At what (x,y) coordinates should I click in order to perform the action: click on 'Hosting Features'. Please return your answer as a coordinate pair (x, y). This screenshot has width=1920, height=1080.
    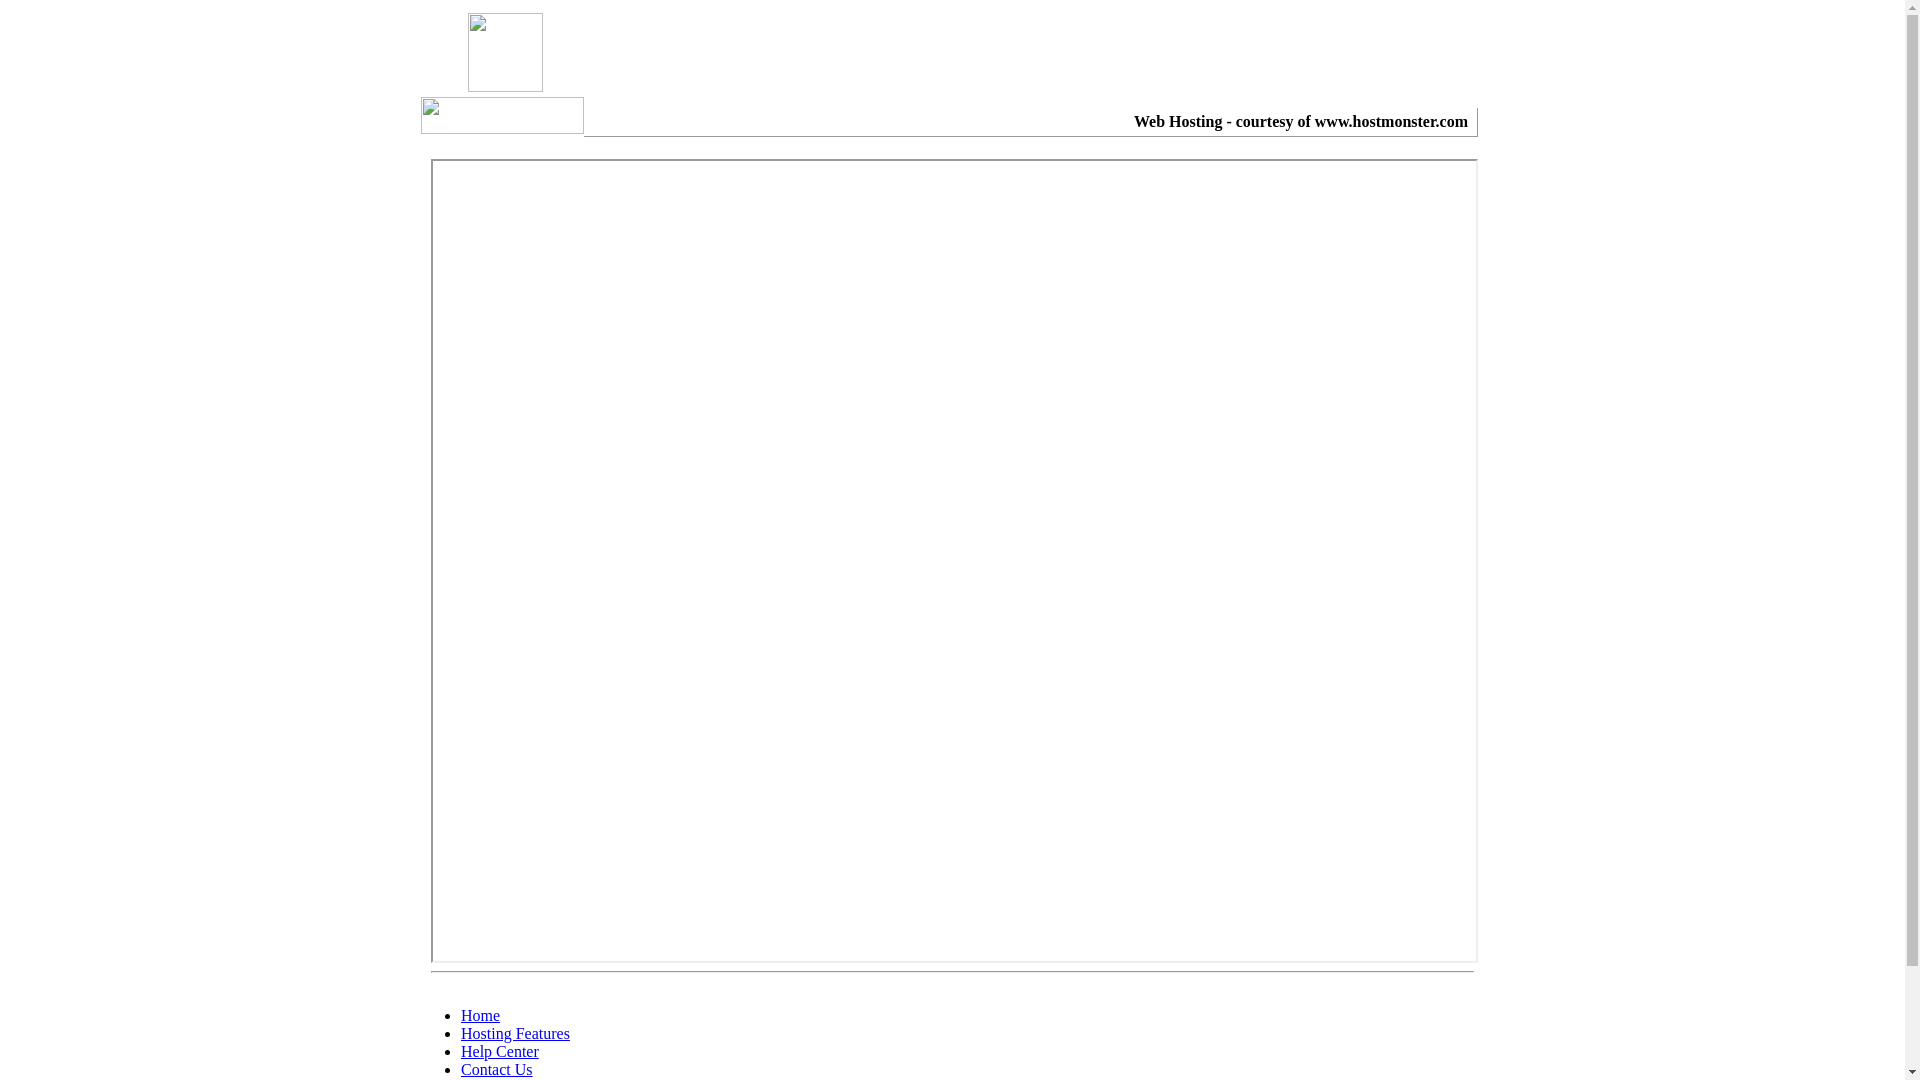
    Looking at the image, I should click on (459, 1033).